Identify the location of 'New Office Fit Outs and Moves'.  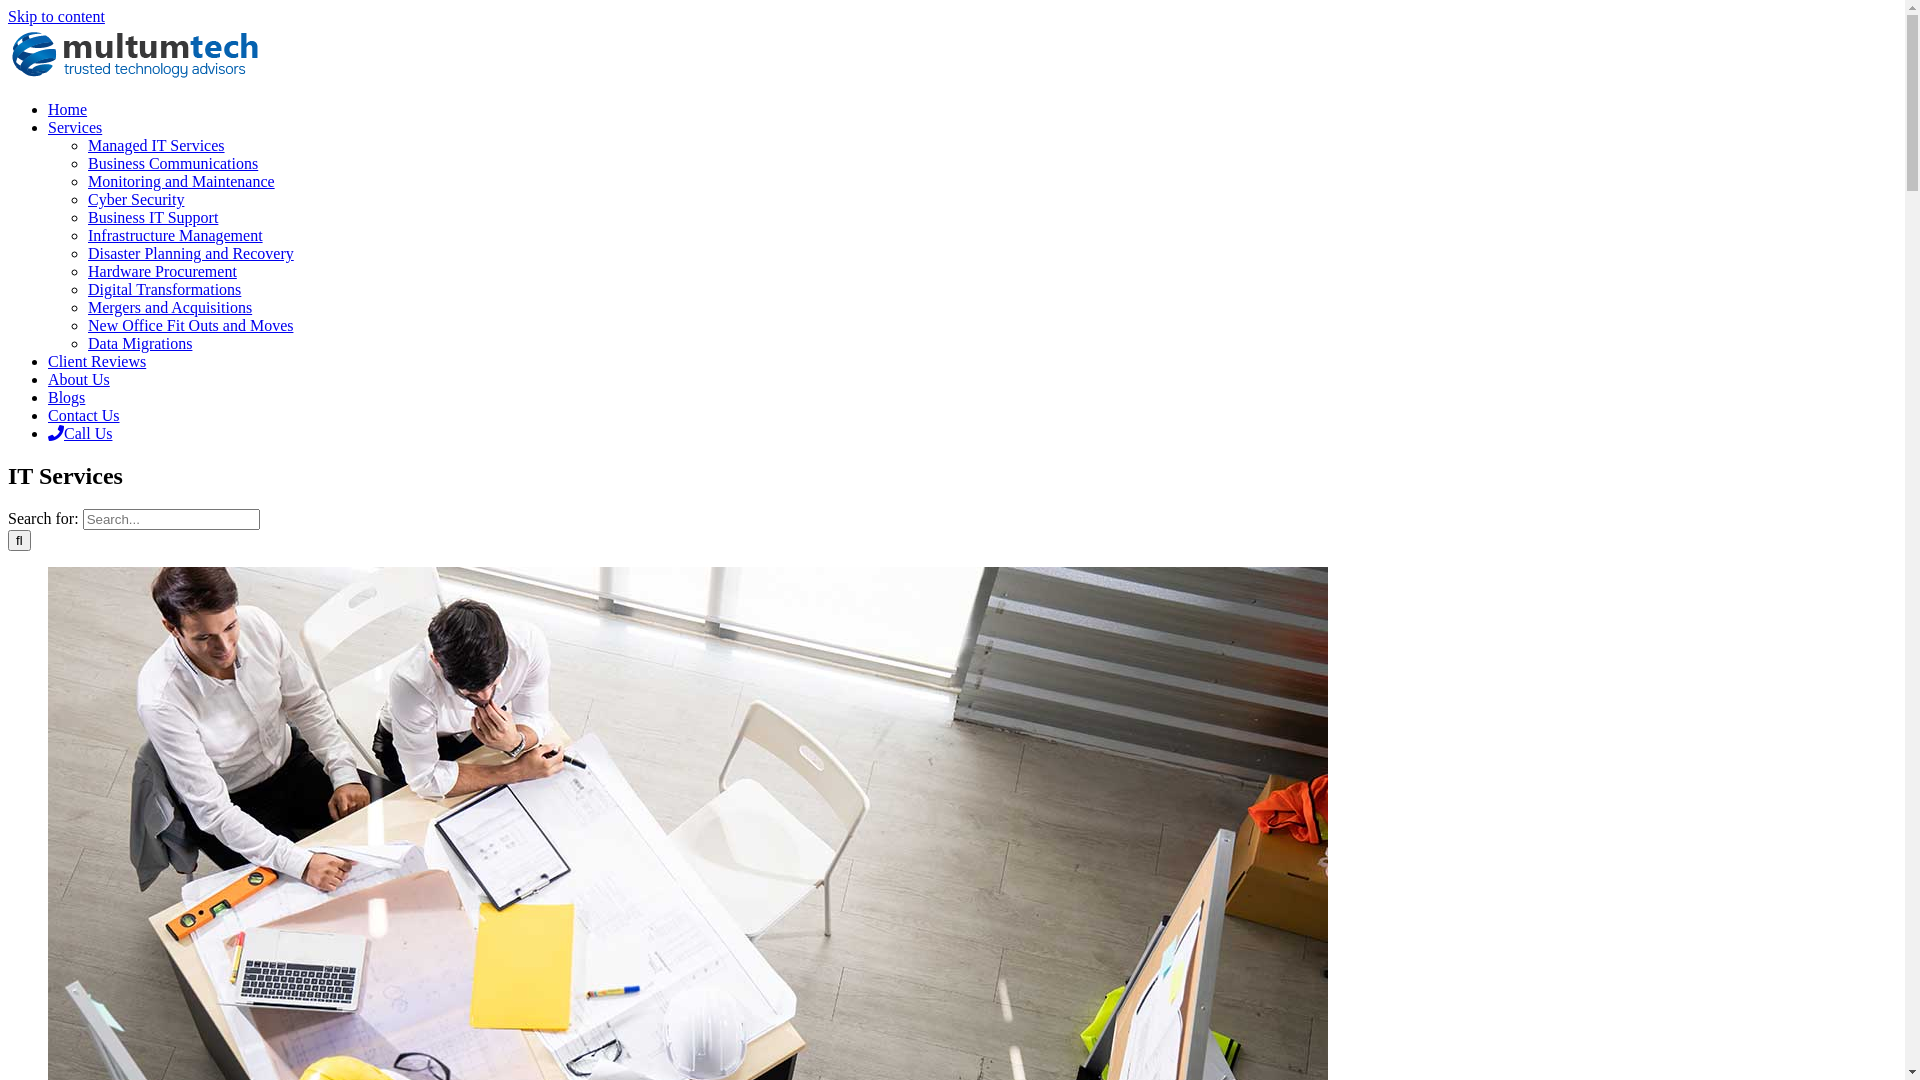
(190, 324).